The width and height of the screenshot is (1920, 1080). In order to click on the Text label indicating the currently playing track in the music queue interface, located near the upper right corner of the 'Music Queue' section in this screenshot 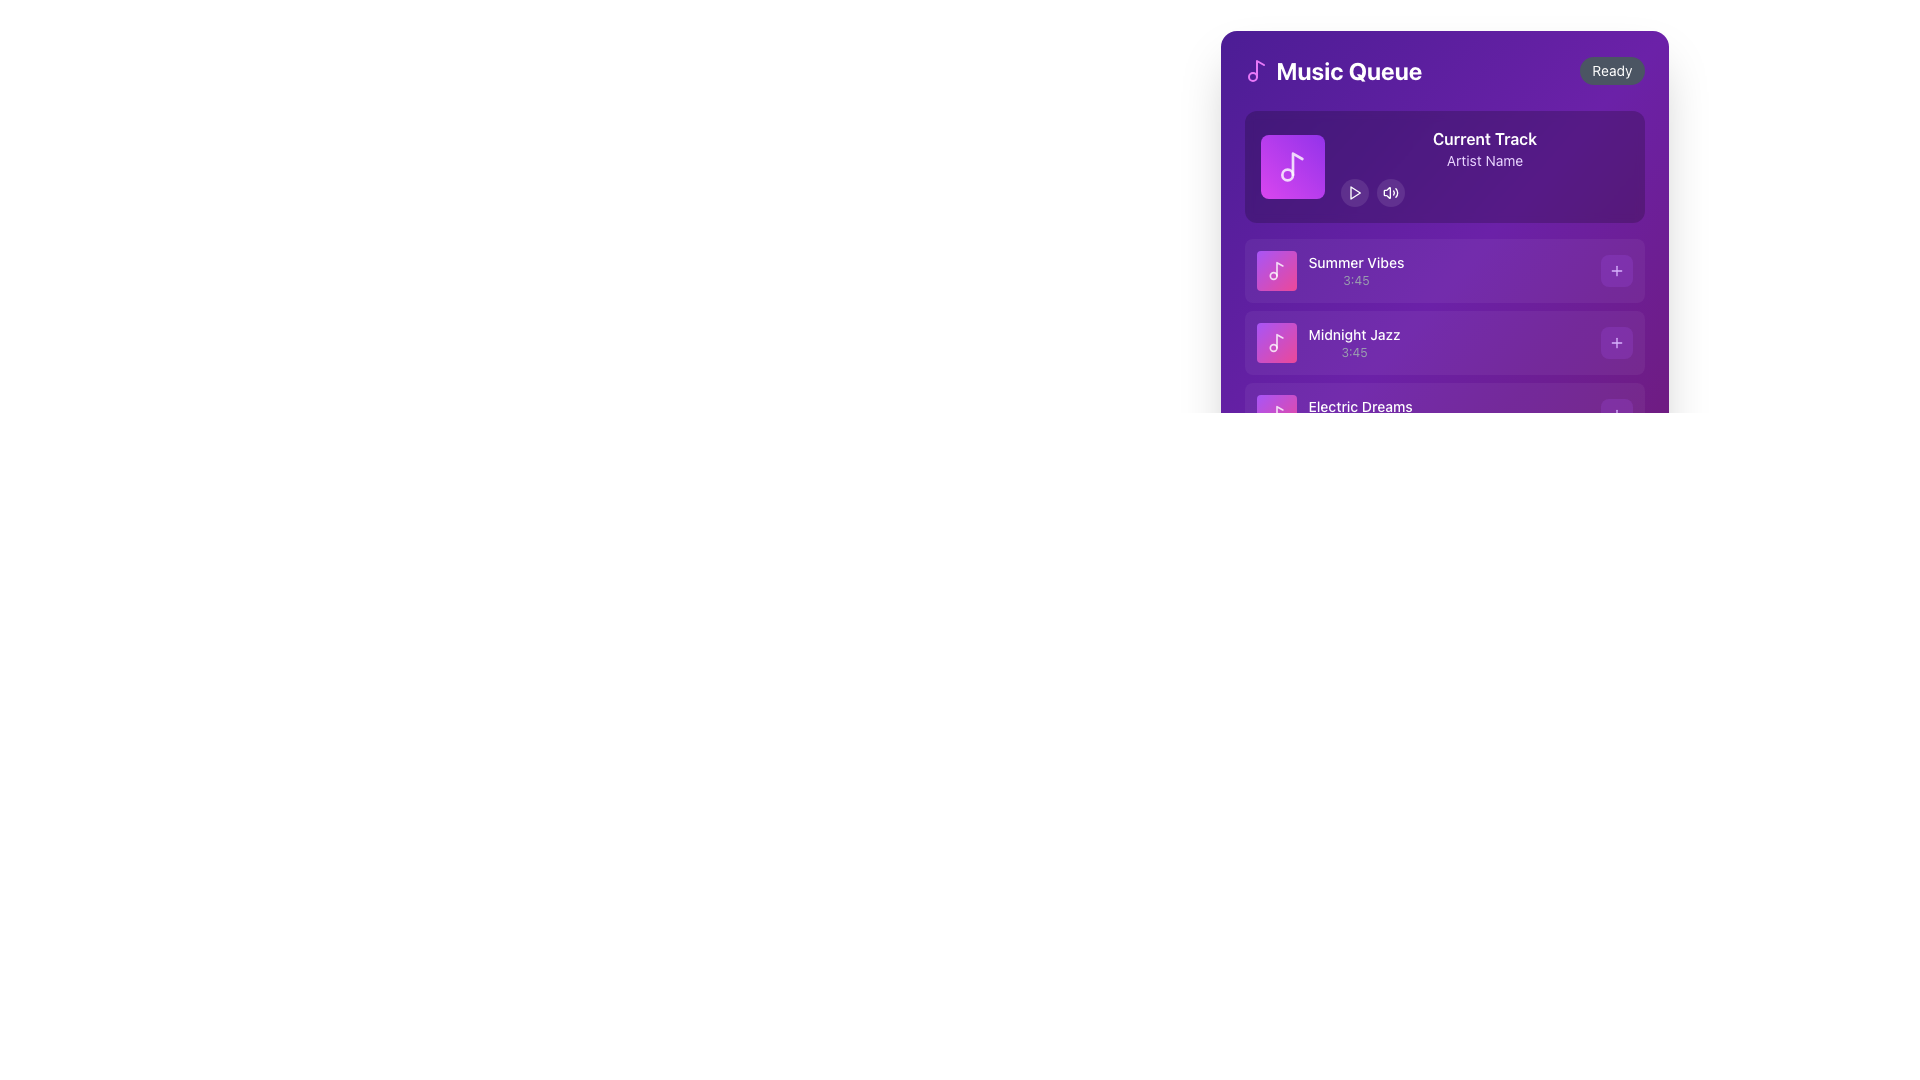, I will do `click(1484, 137)`.